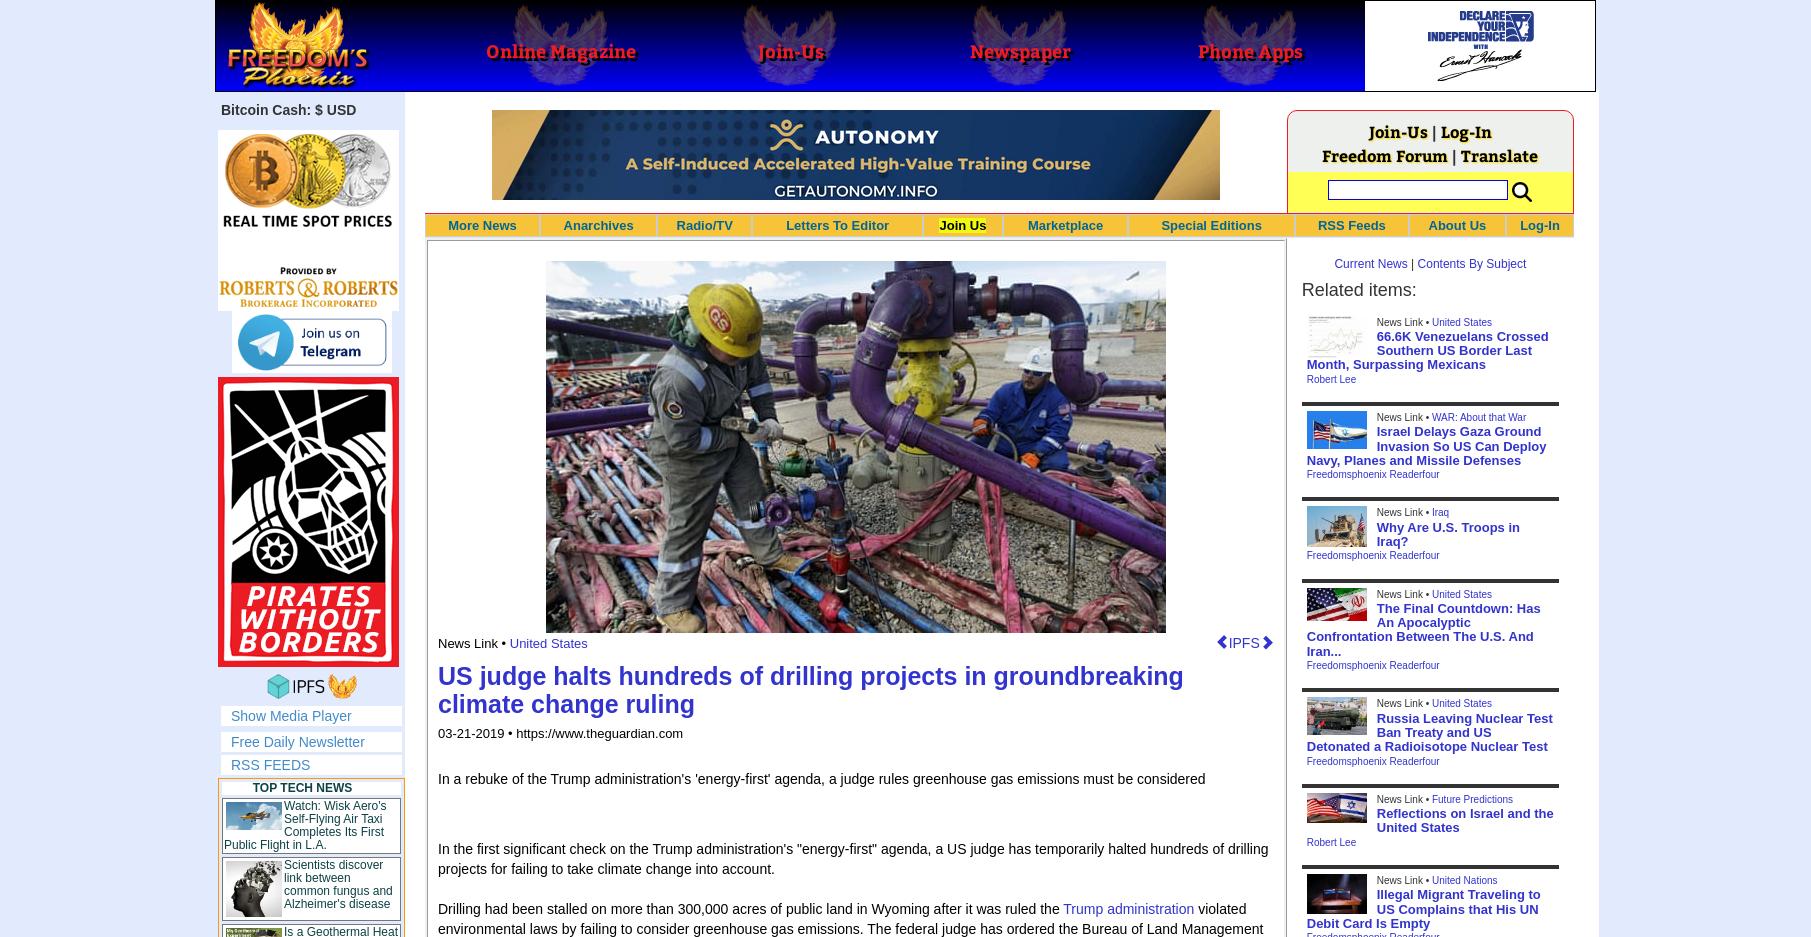 The width and height of the screenshot is (1811, 937). What do you see at coordinates (1427, 349) in the screenshot?
I see `'66.6K Venezuelans Crossed Southern US Border Last Month, Surpassing Mexicans'` at bounding box center [1427, 349].